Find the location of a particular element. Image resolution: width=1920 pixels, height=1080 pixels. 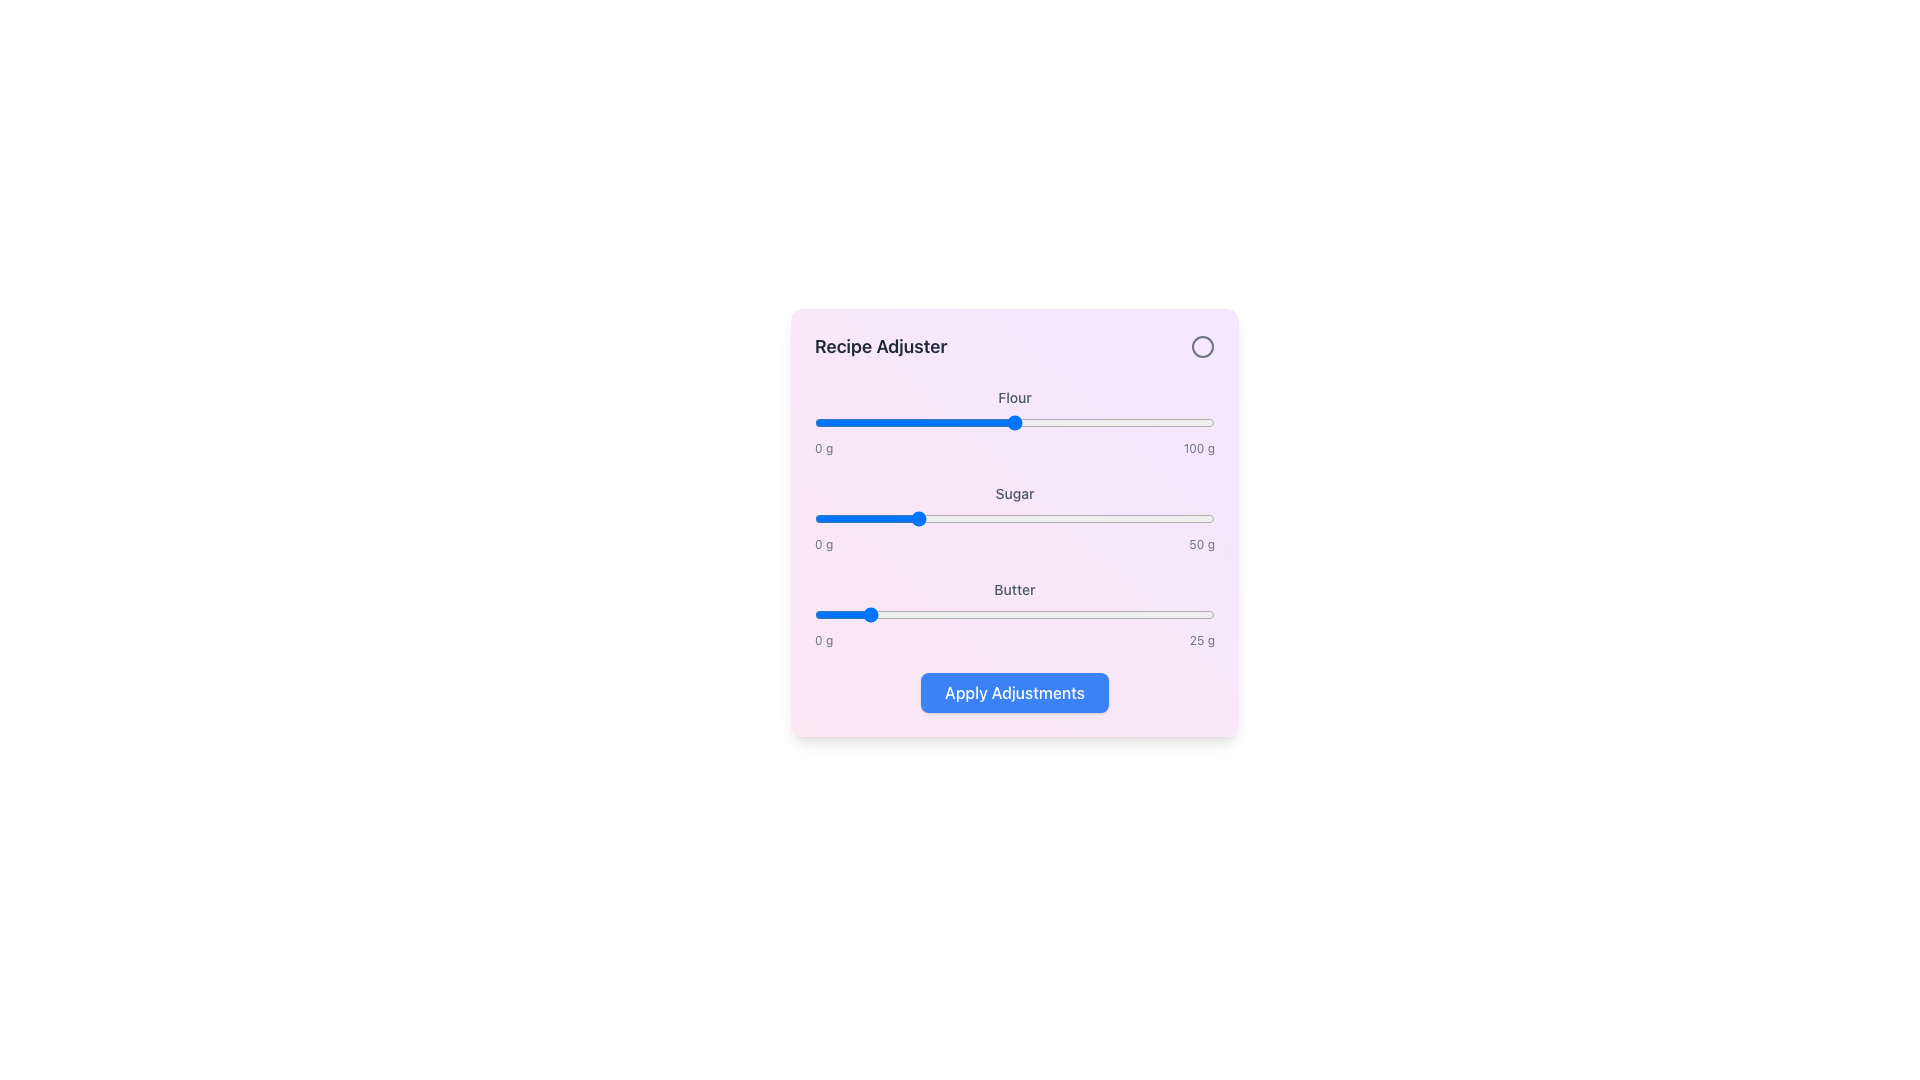

the text label displaying '0 g' located at the bottom-left corner of the 'Sugar' slider is located at coordinates (824, 447).